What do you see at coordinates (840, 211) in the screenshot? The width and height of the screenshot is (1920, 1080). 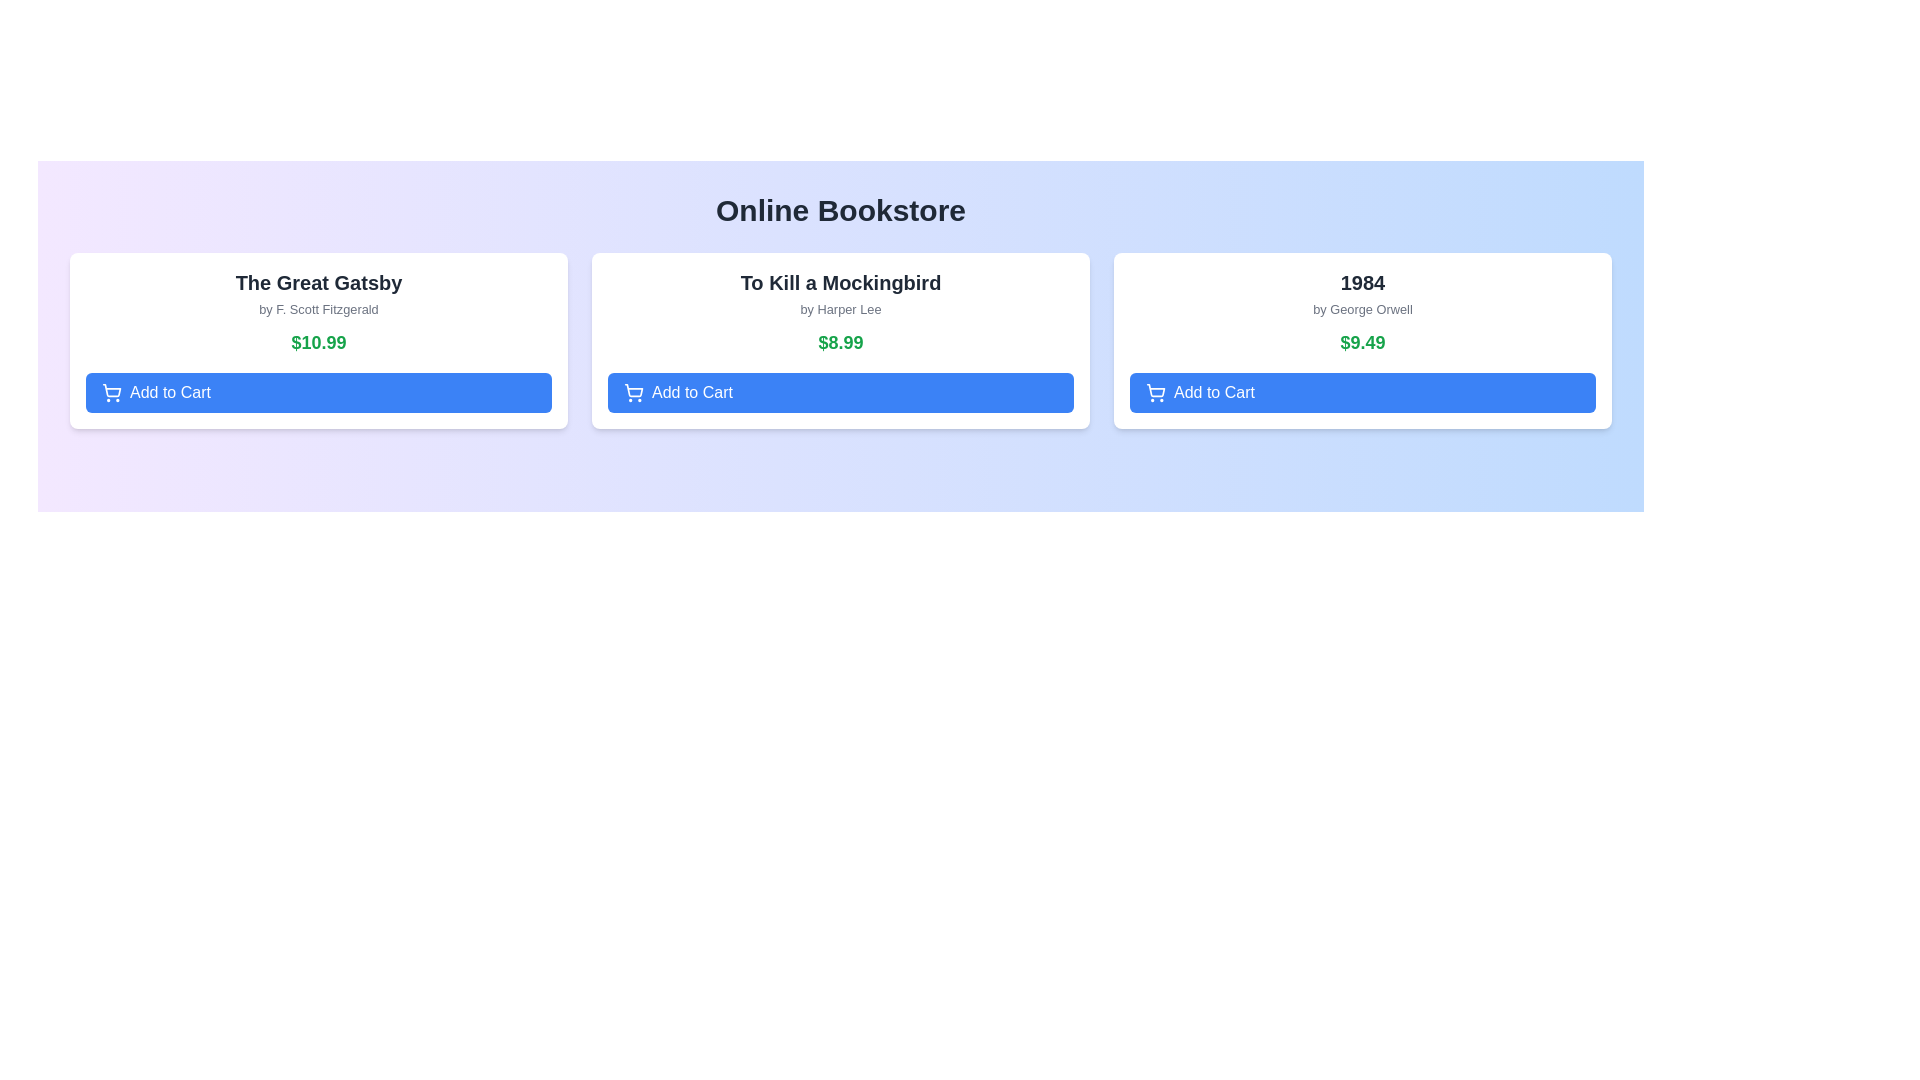 I see `text of the main heading located at the top-center of the webpage for the online bookstore` at bounding box center [840, 211].